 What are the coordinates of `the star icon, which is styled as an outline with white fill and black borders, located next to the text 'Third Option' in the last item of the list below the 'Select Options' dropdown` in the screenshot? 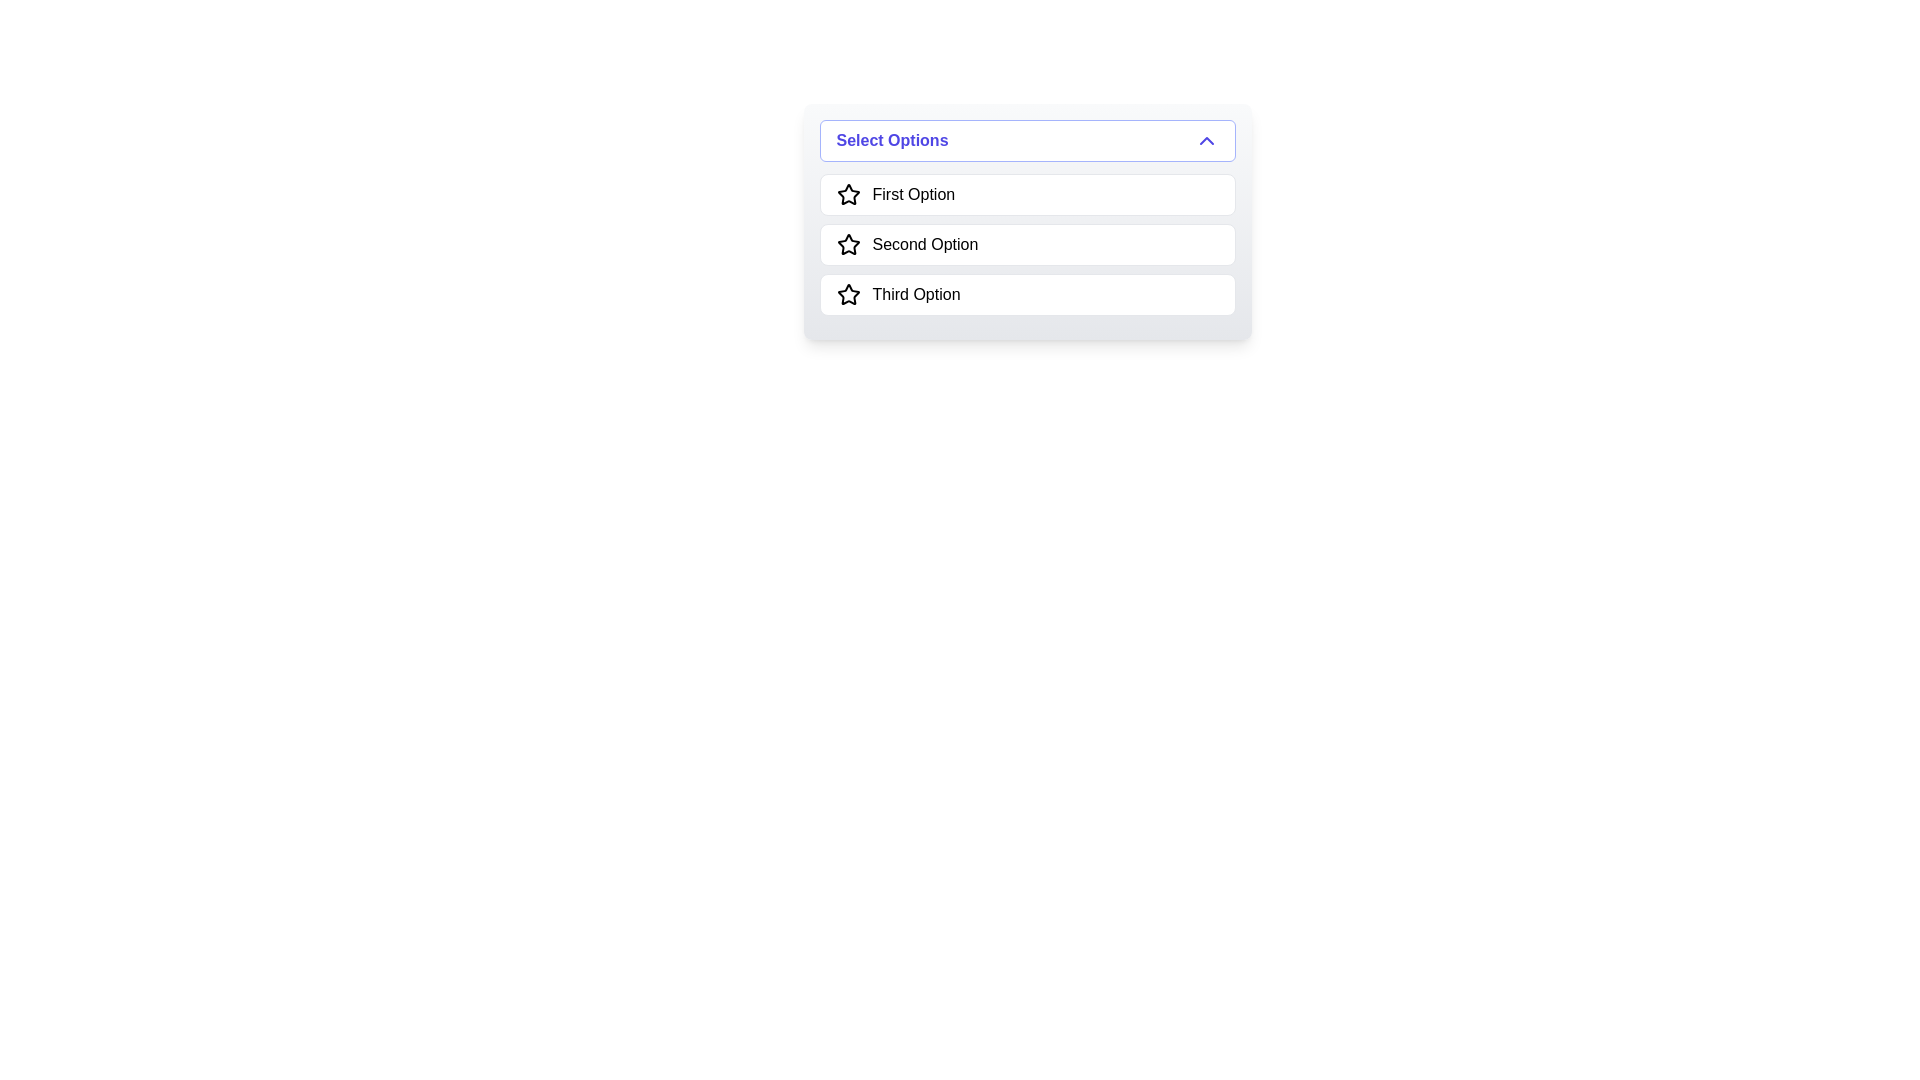 It's located at (848, 294).